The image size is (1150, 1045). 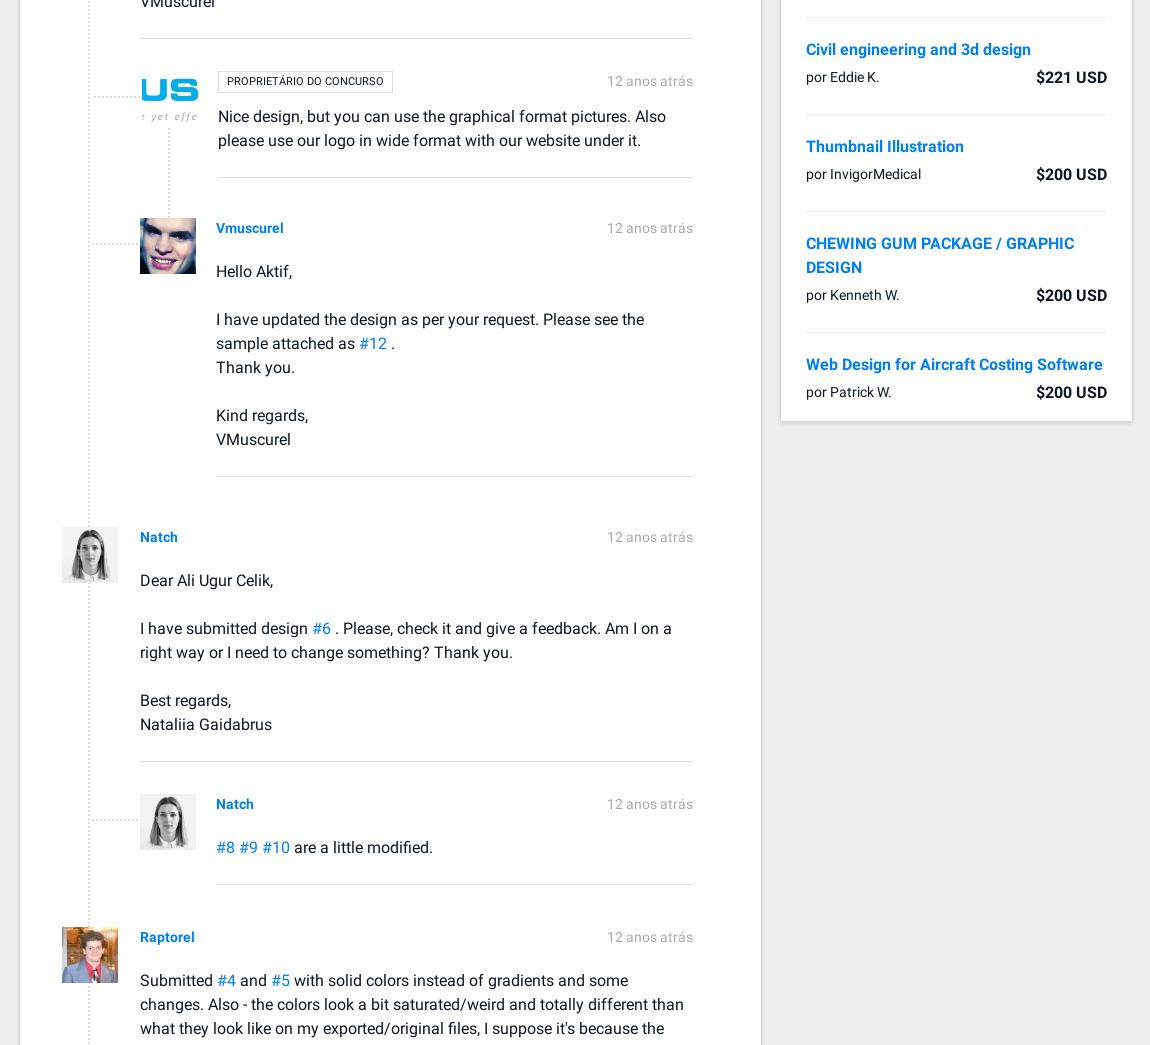 What do you see at coordinates (276, 845) in the screenshot?
I see `'#10'` at bounding box center [276, 845].